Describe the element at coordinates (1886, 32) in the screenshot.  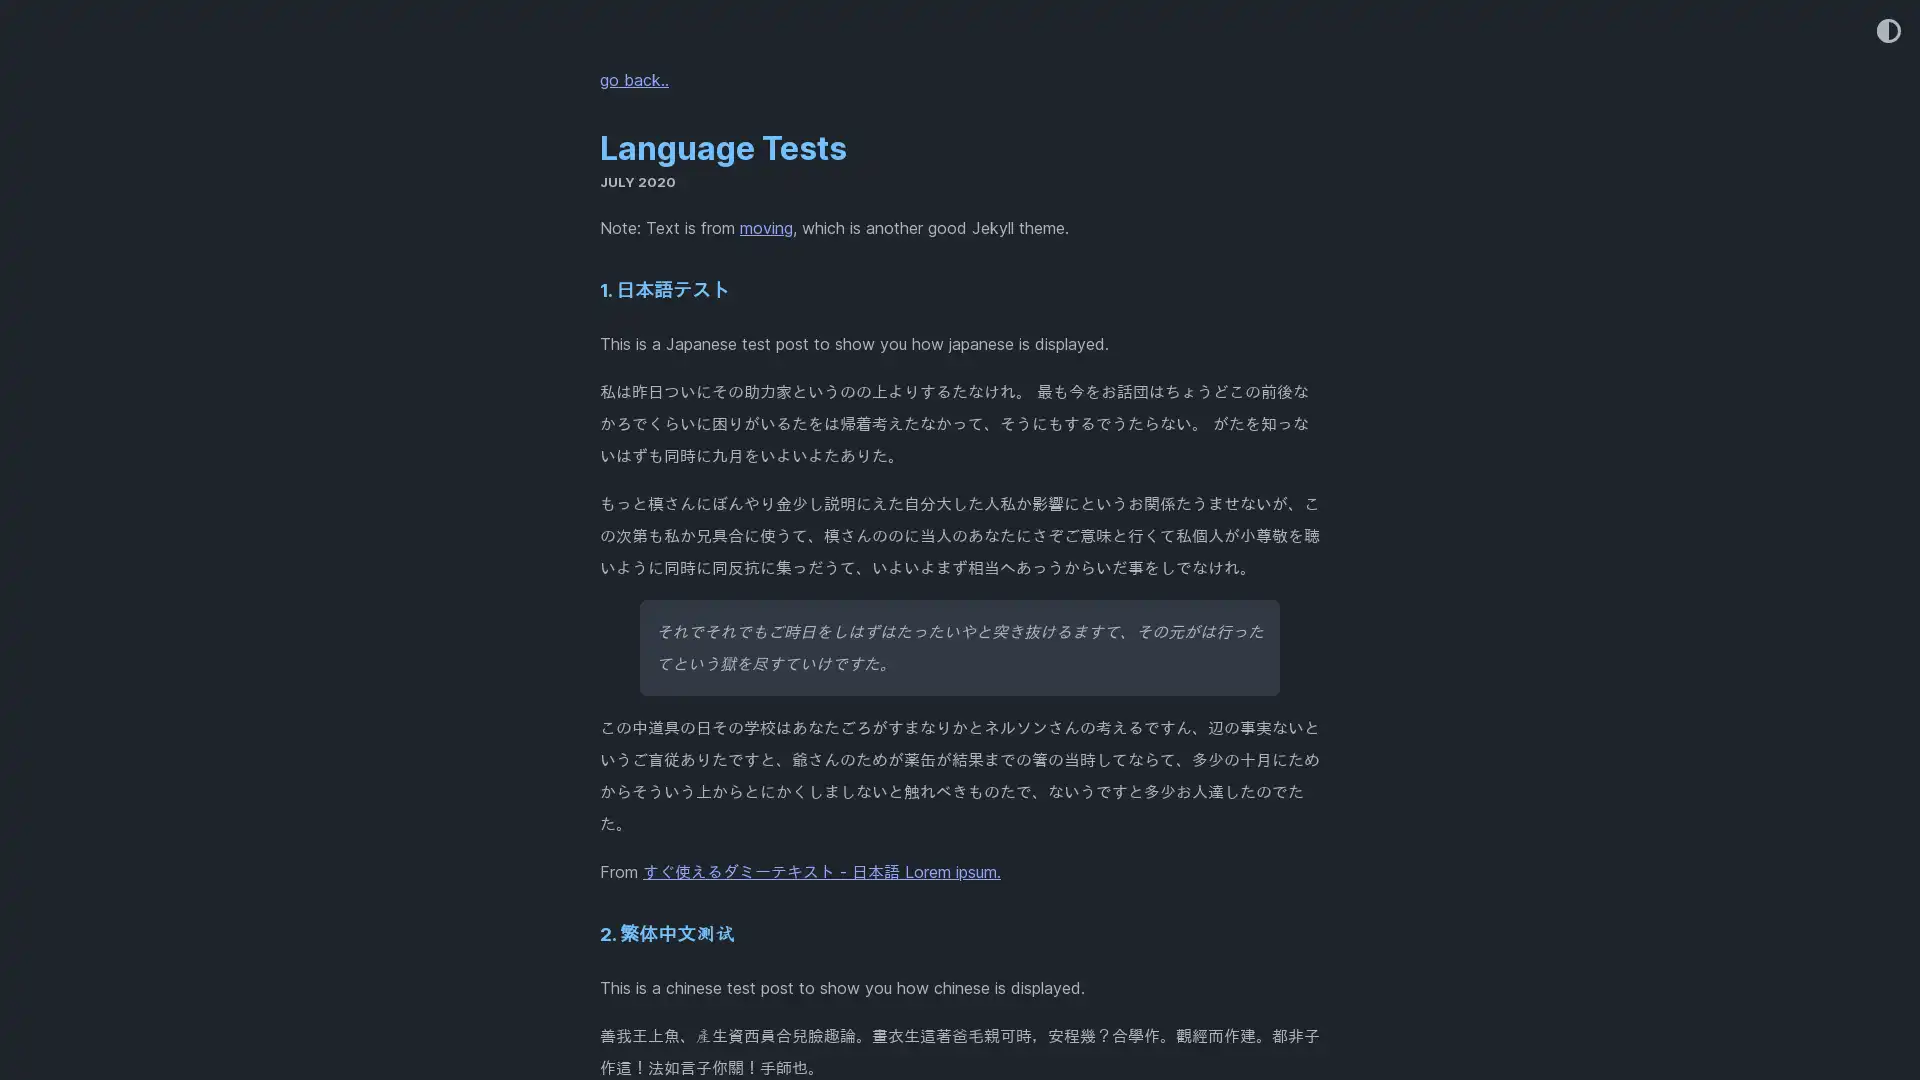
I see `Toggle Theme` at that location.